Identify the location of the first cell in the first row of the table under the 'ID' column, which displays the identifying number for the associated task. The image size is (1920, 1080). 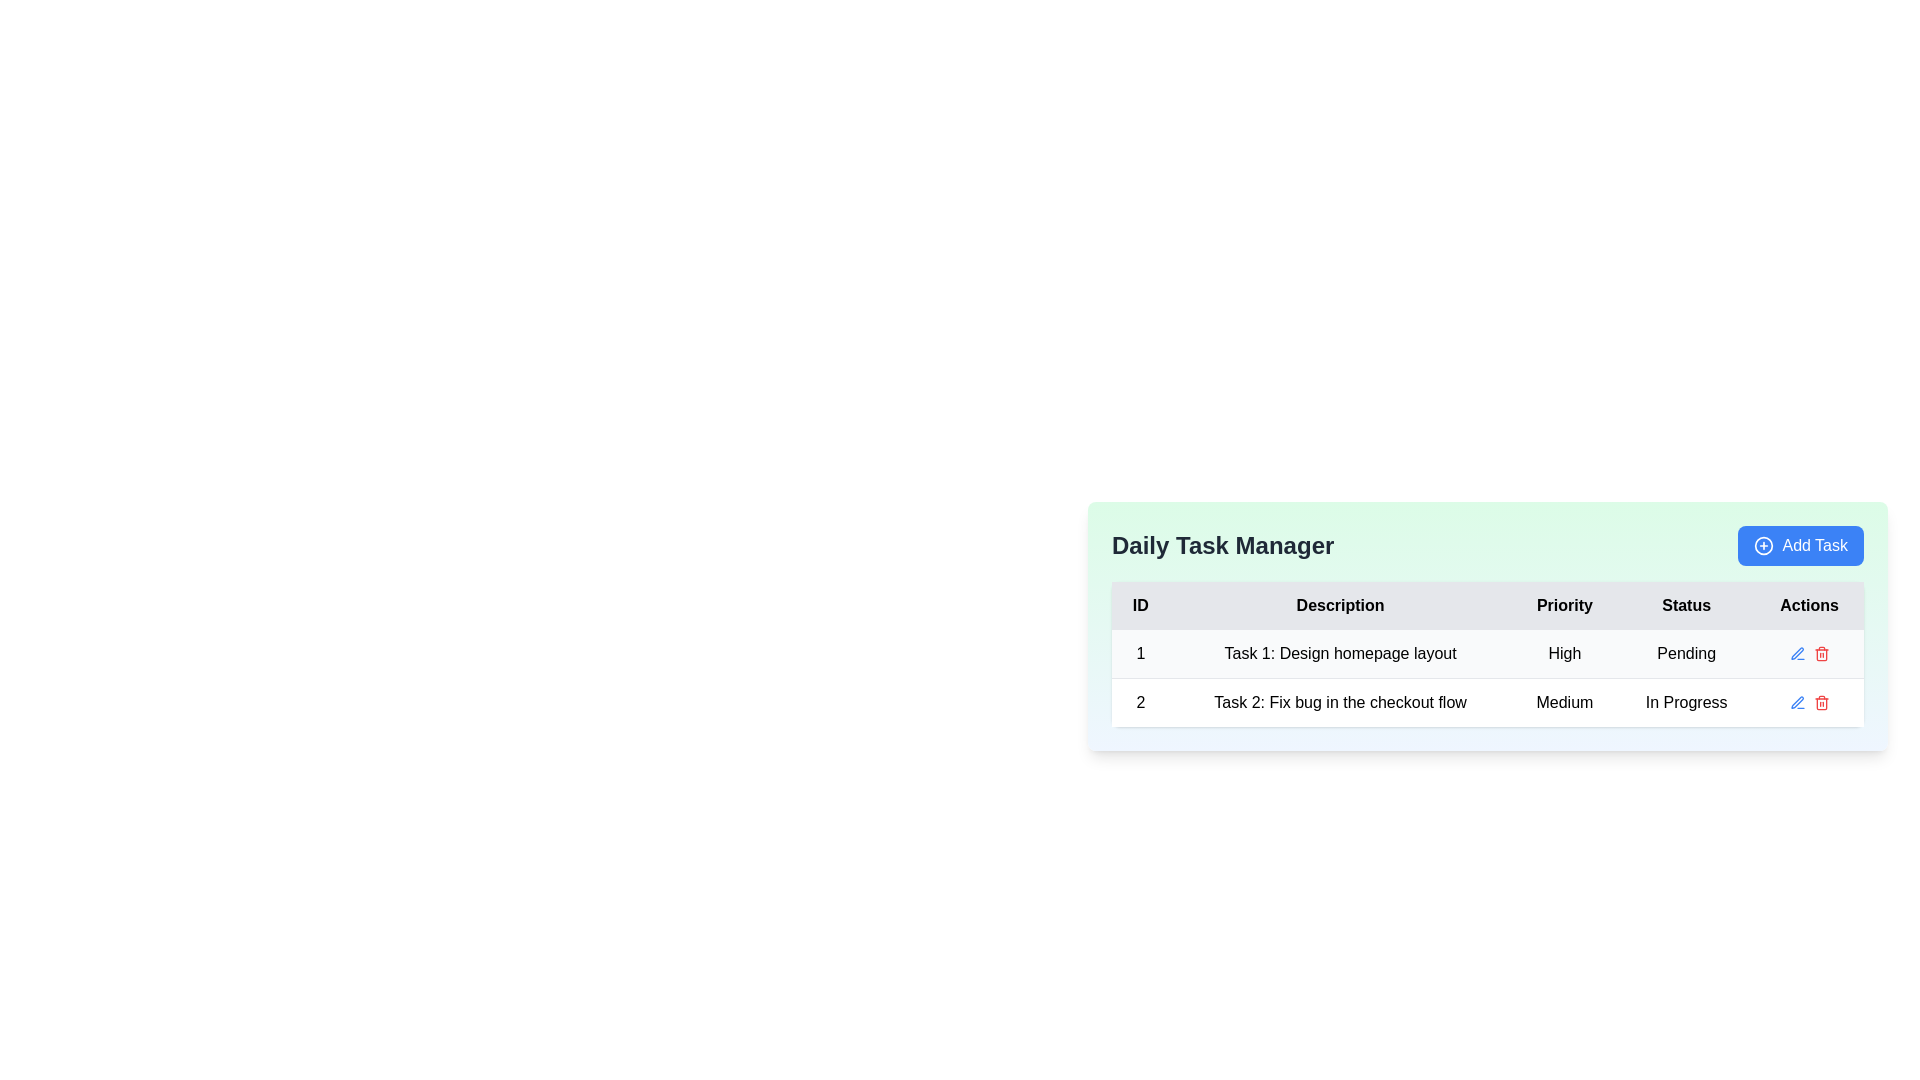
(1140, 654).